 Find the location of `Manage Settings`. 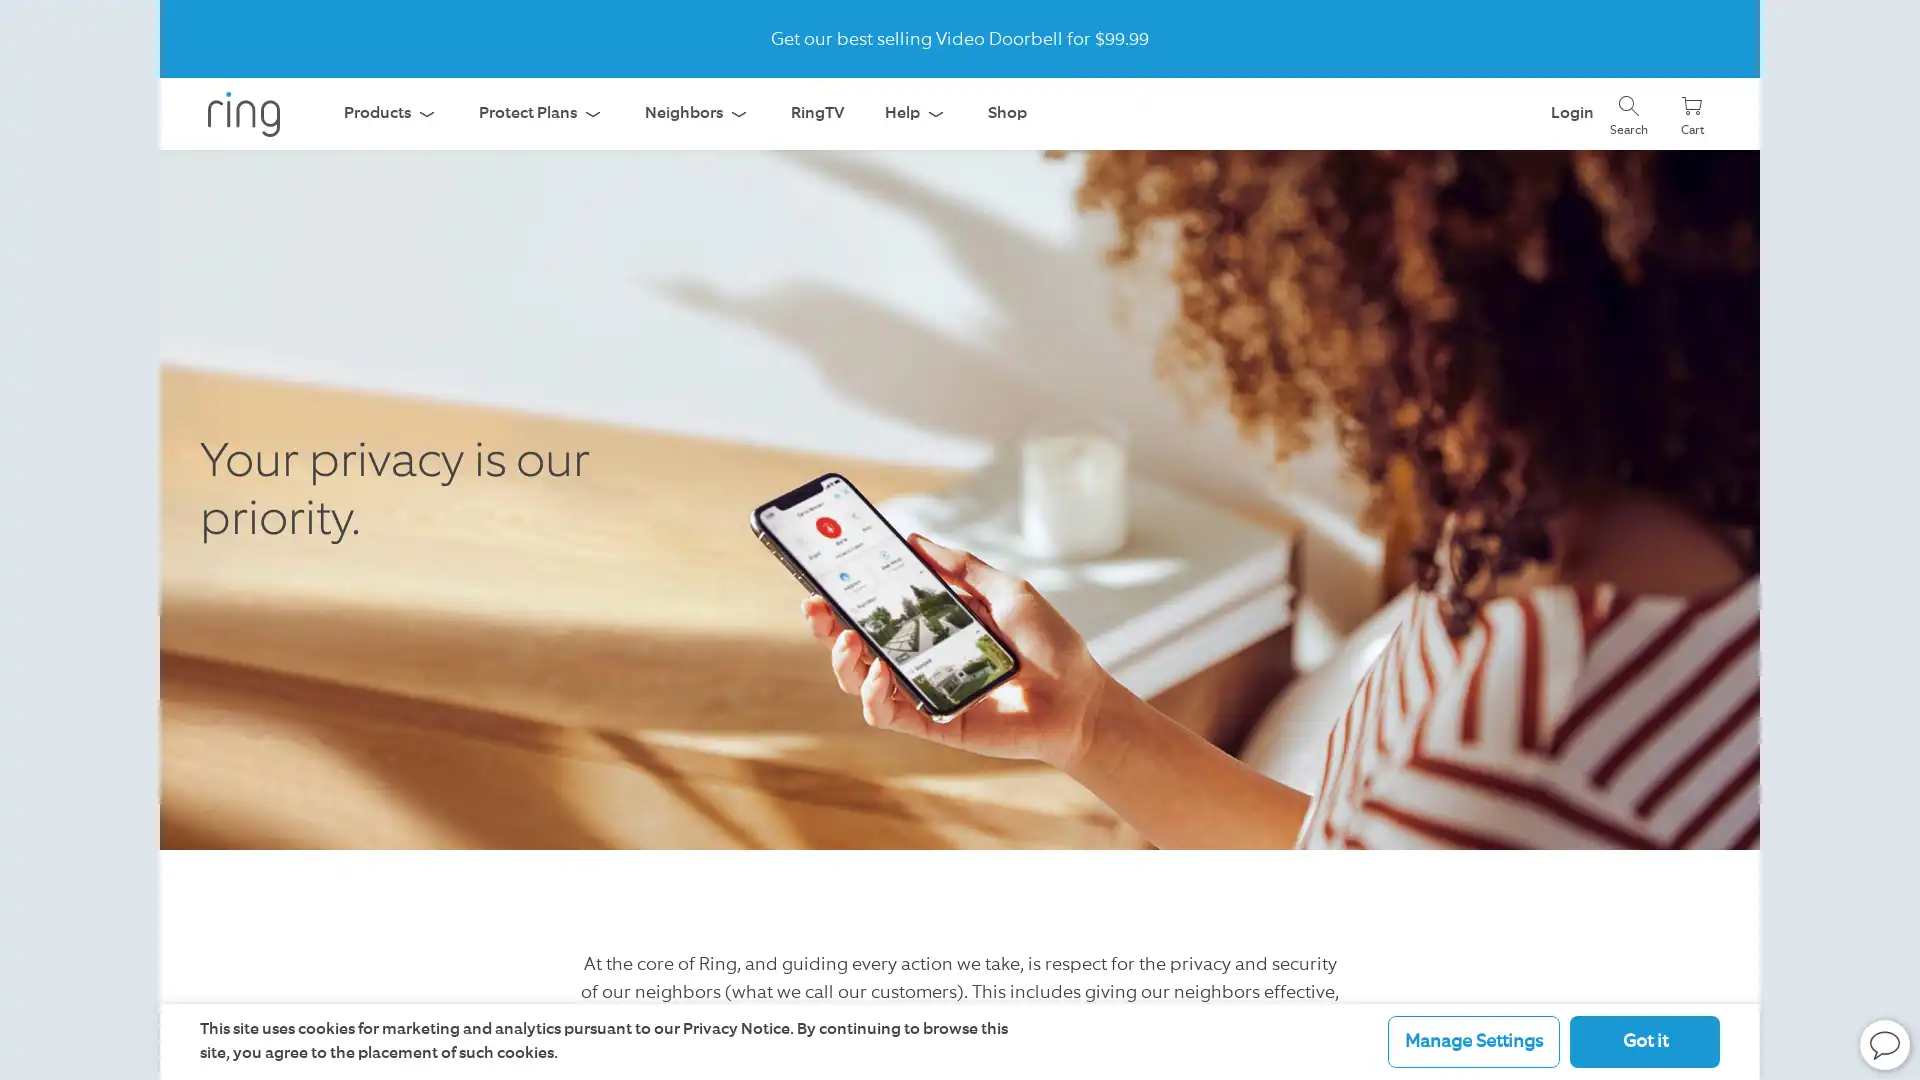

Manage Settings is located at coordinates (1473, 1040).